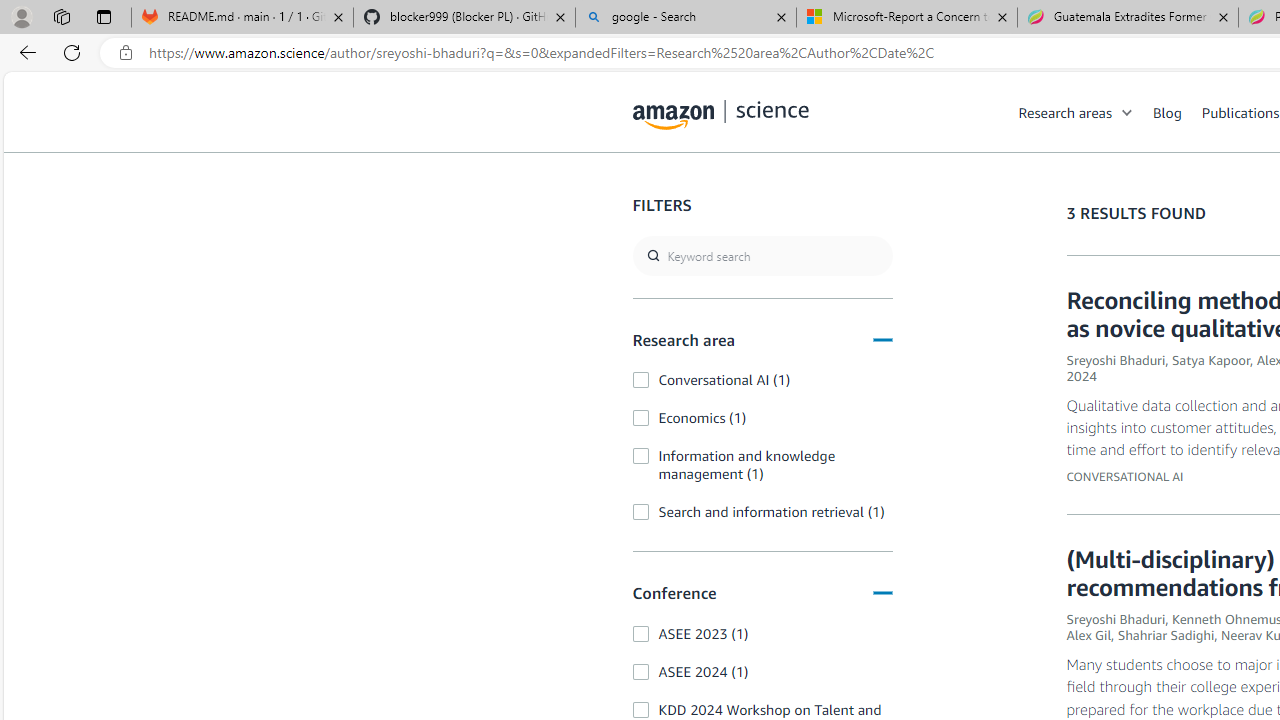 The height and width of the screenshot is (720, 1280). Describe the element at coordinates (1177, 111) in the screenshot. I see `'Blog'` at that location.